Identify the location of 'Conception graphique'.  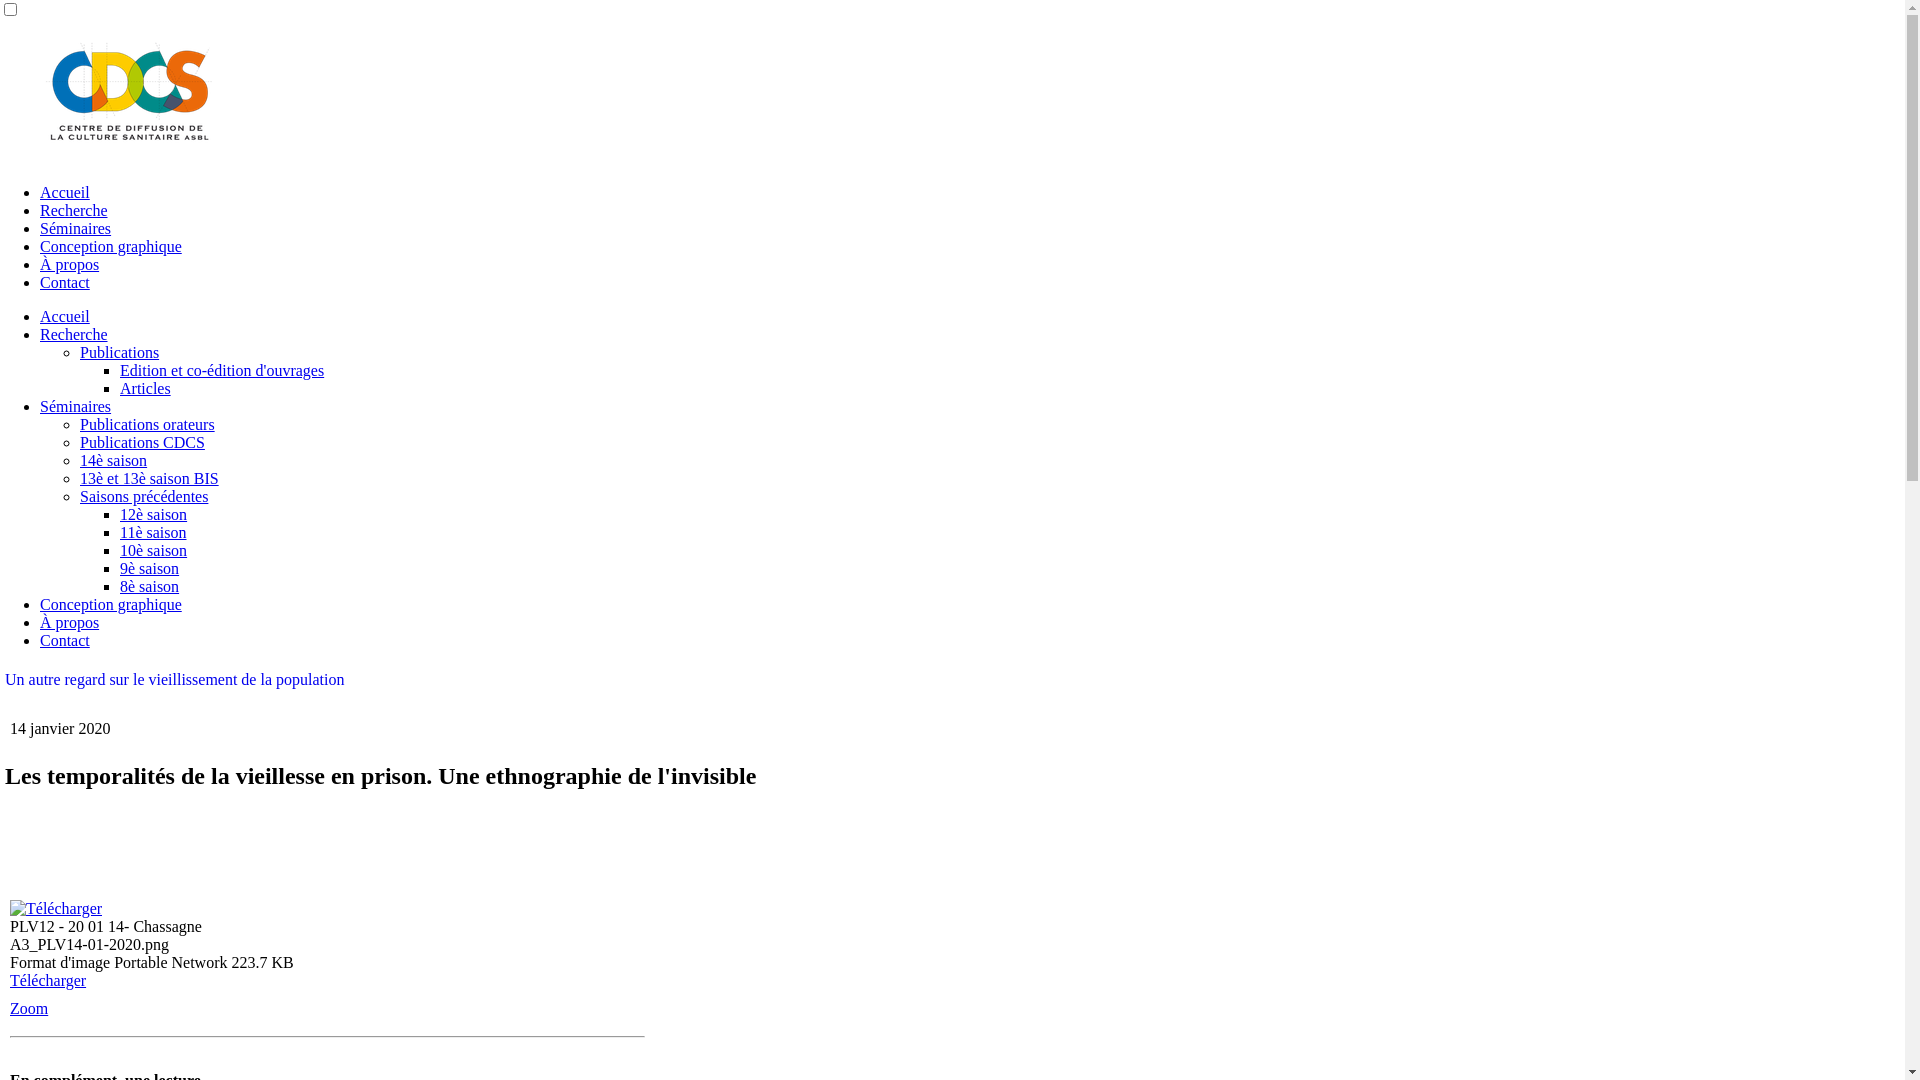
(109, 245).